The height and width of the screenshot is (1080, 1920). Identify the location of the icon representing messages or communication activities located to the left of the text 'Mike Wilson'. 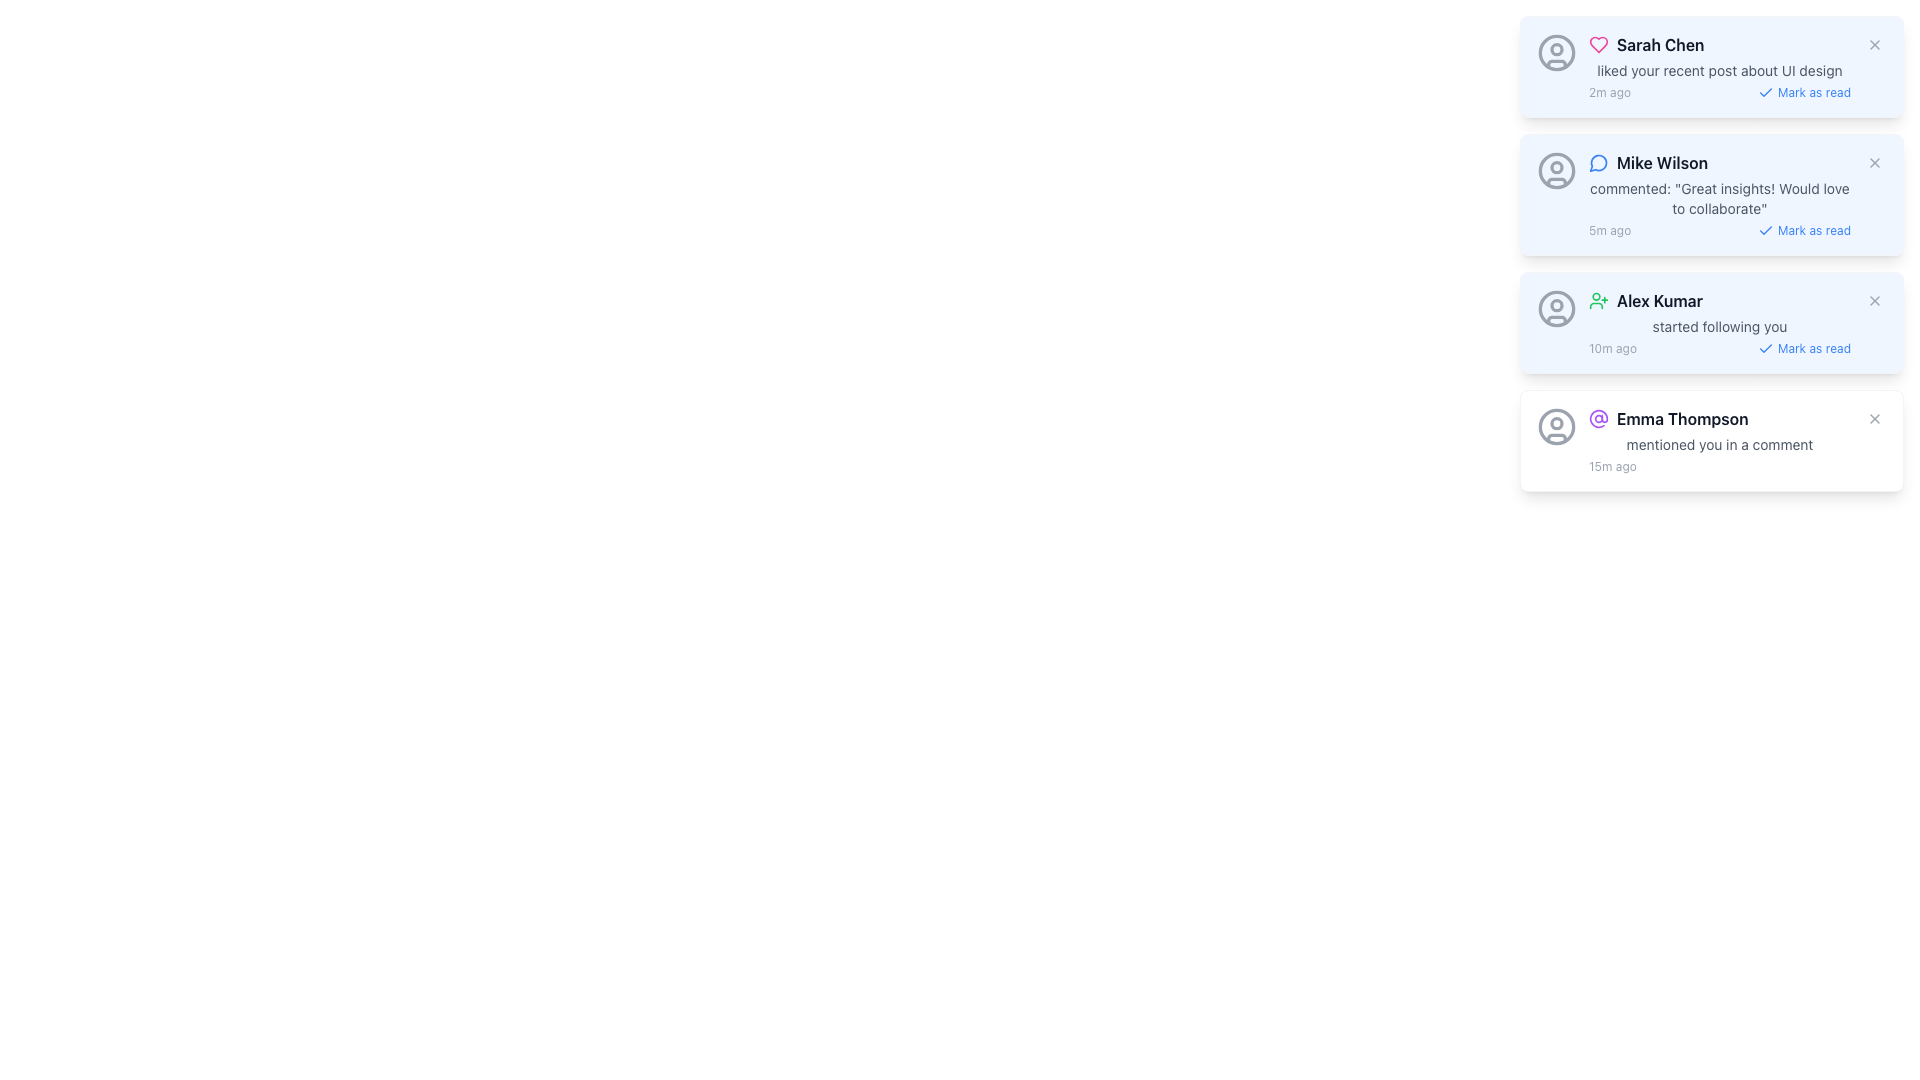
(1597, 161).